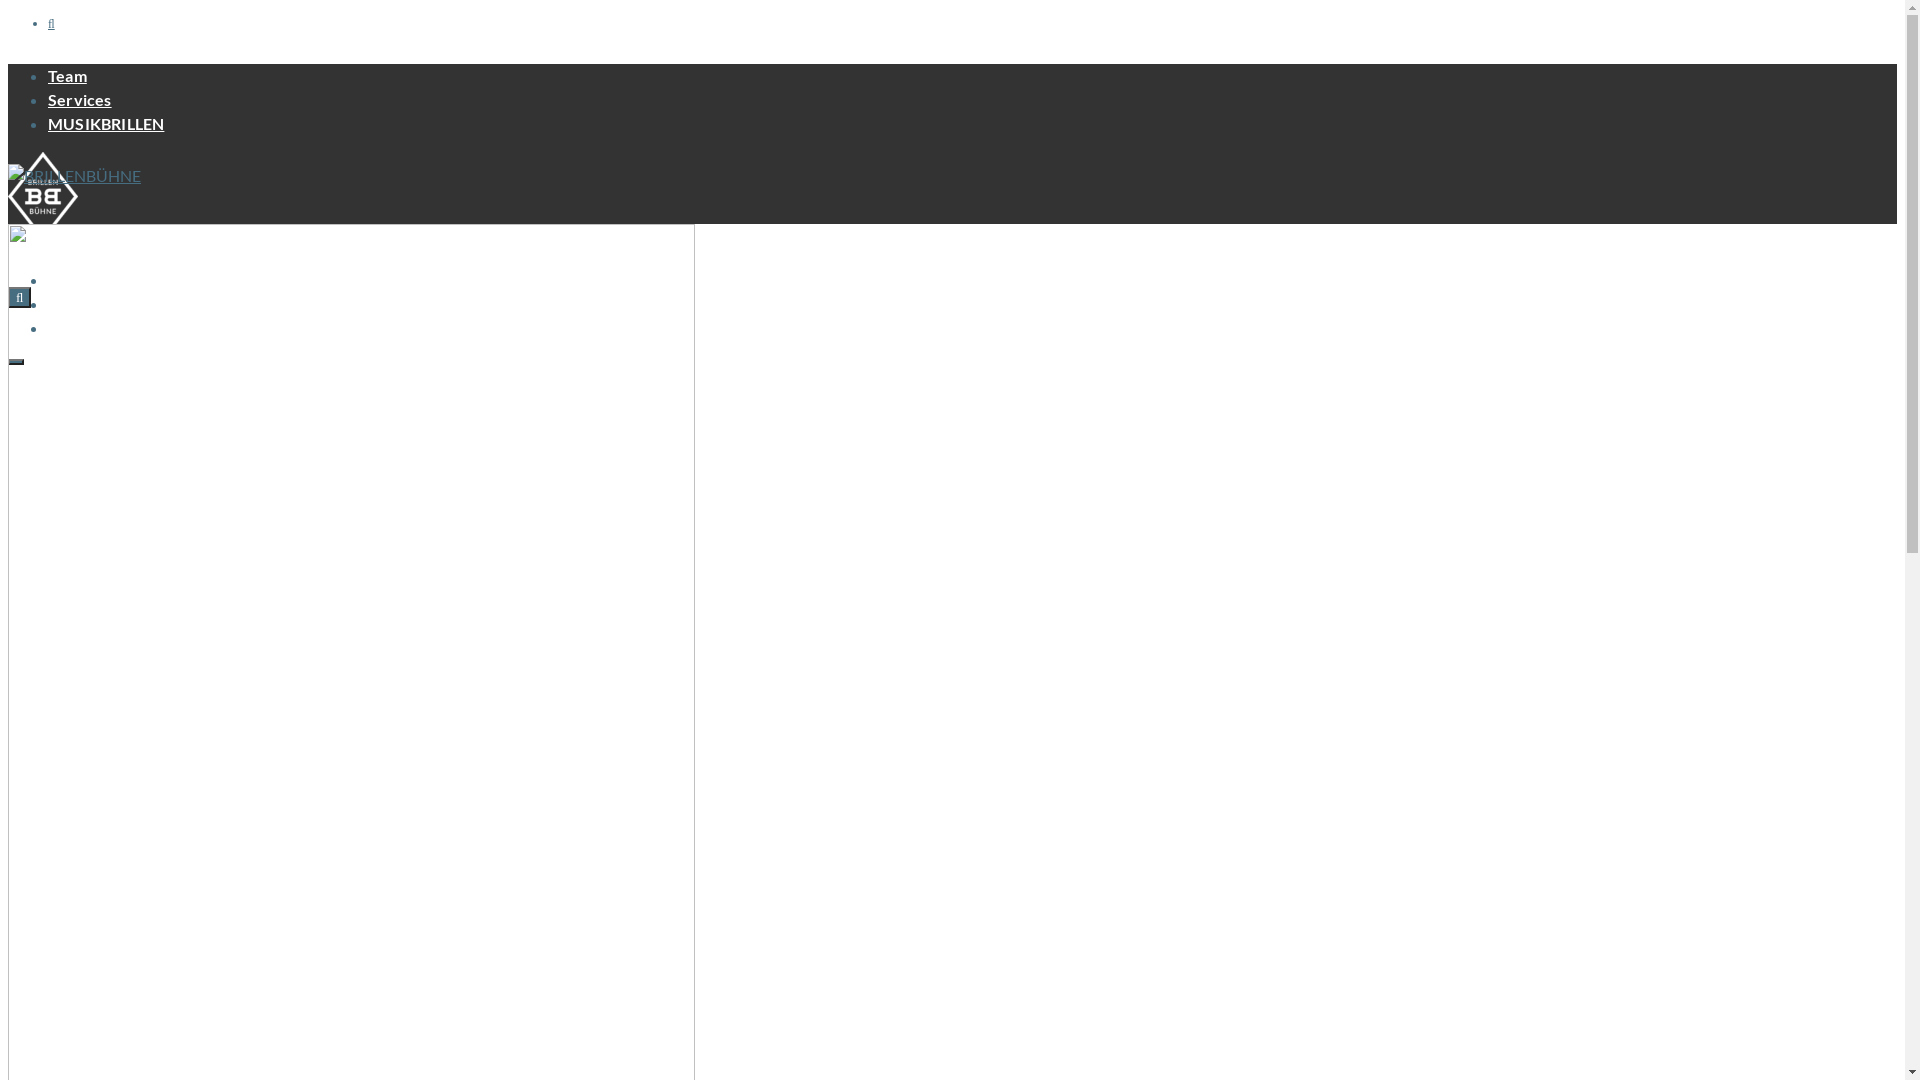 The width and height of the screenshot is (1920, 1080). Describe the element at coordinates (48, 74) in the screenshot. I see `'Team'` at that location.